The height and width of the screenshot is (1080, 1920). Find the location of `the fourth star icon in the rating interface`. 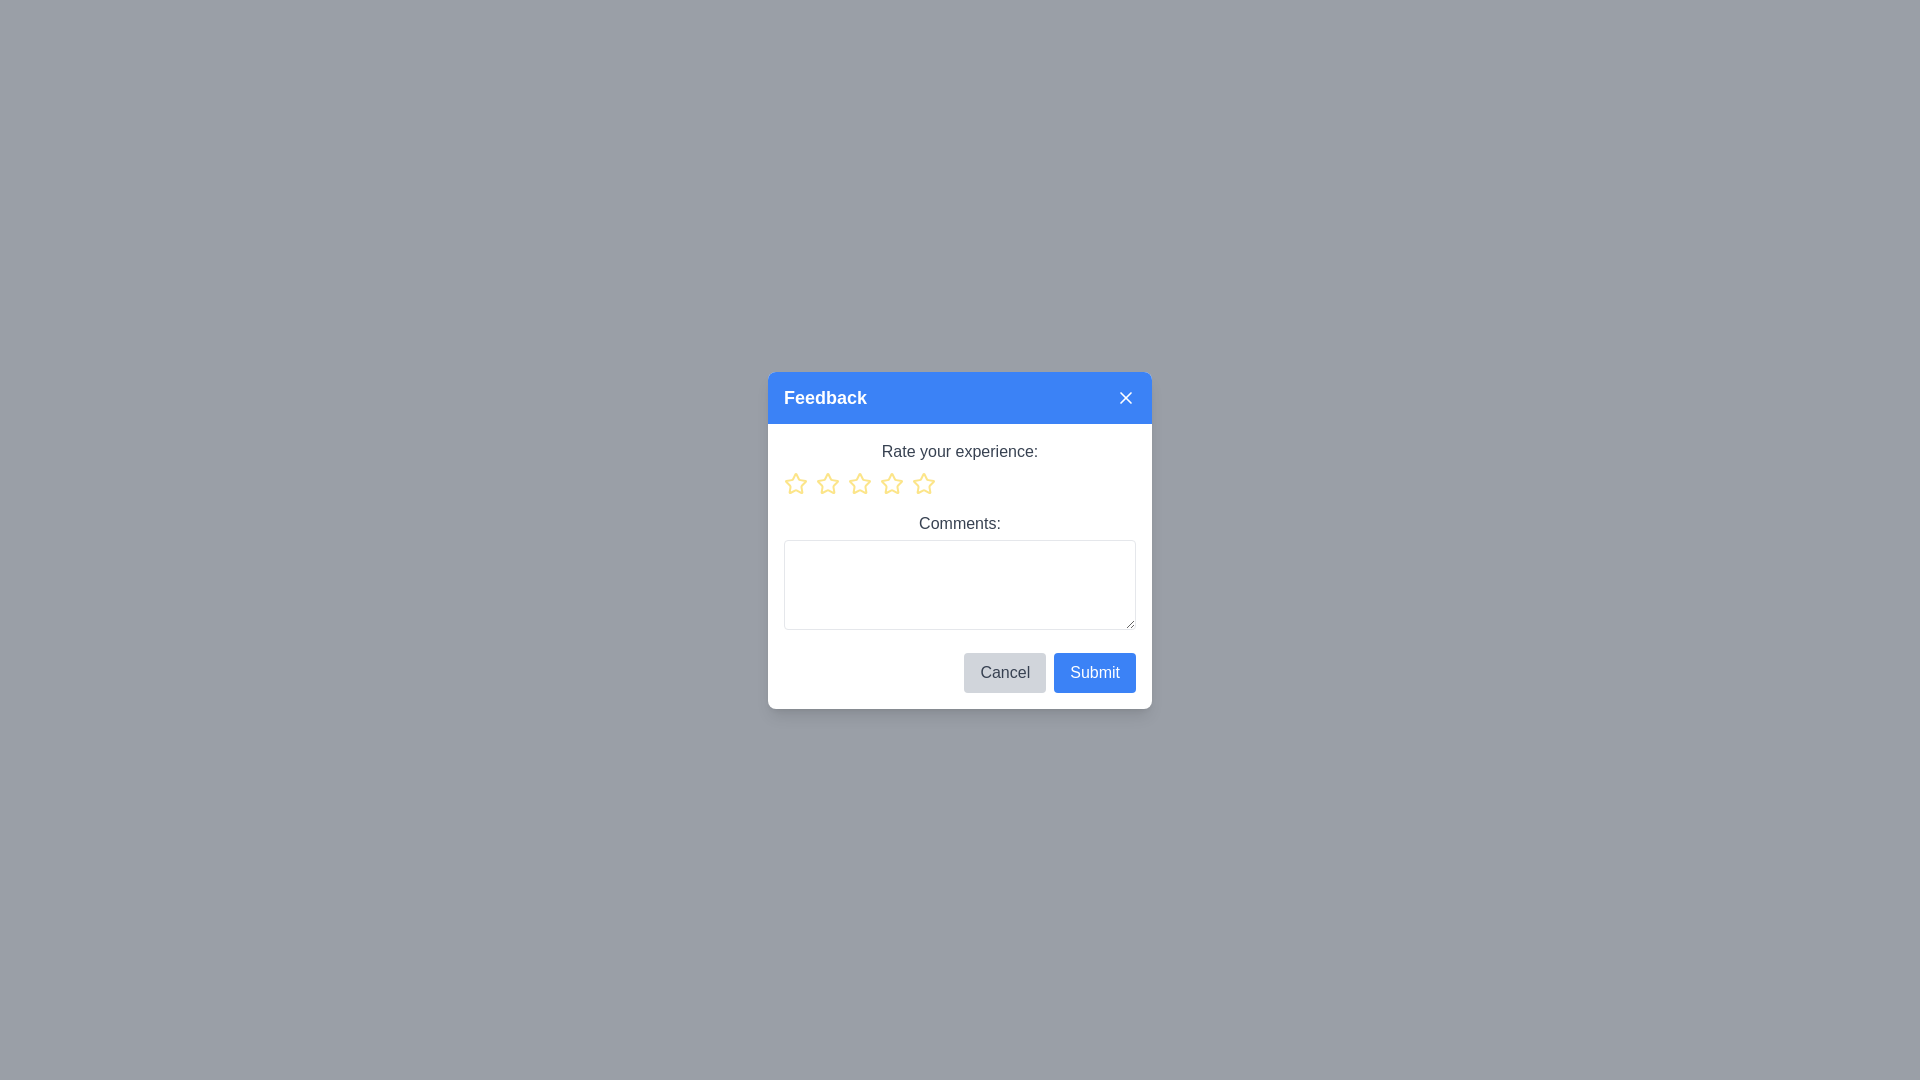

the fourth star icon in the rating interface is located at coordinates (891, 483).